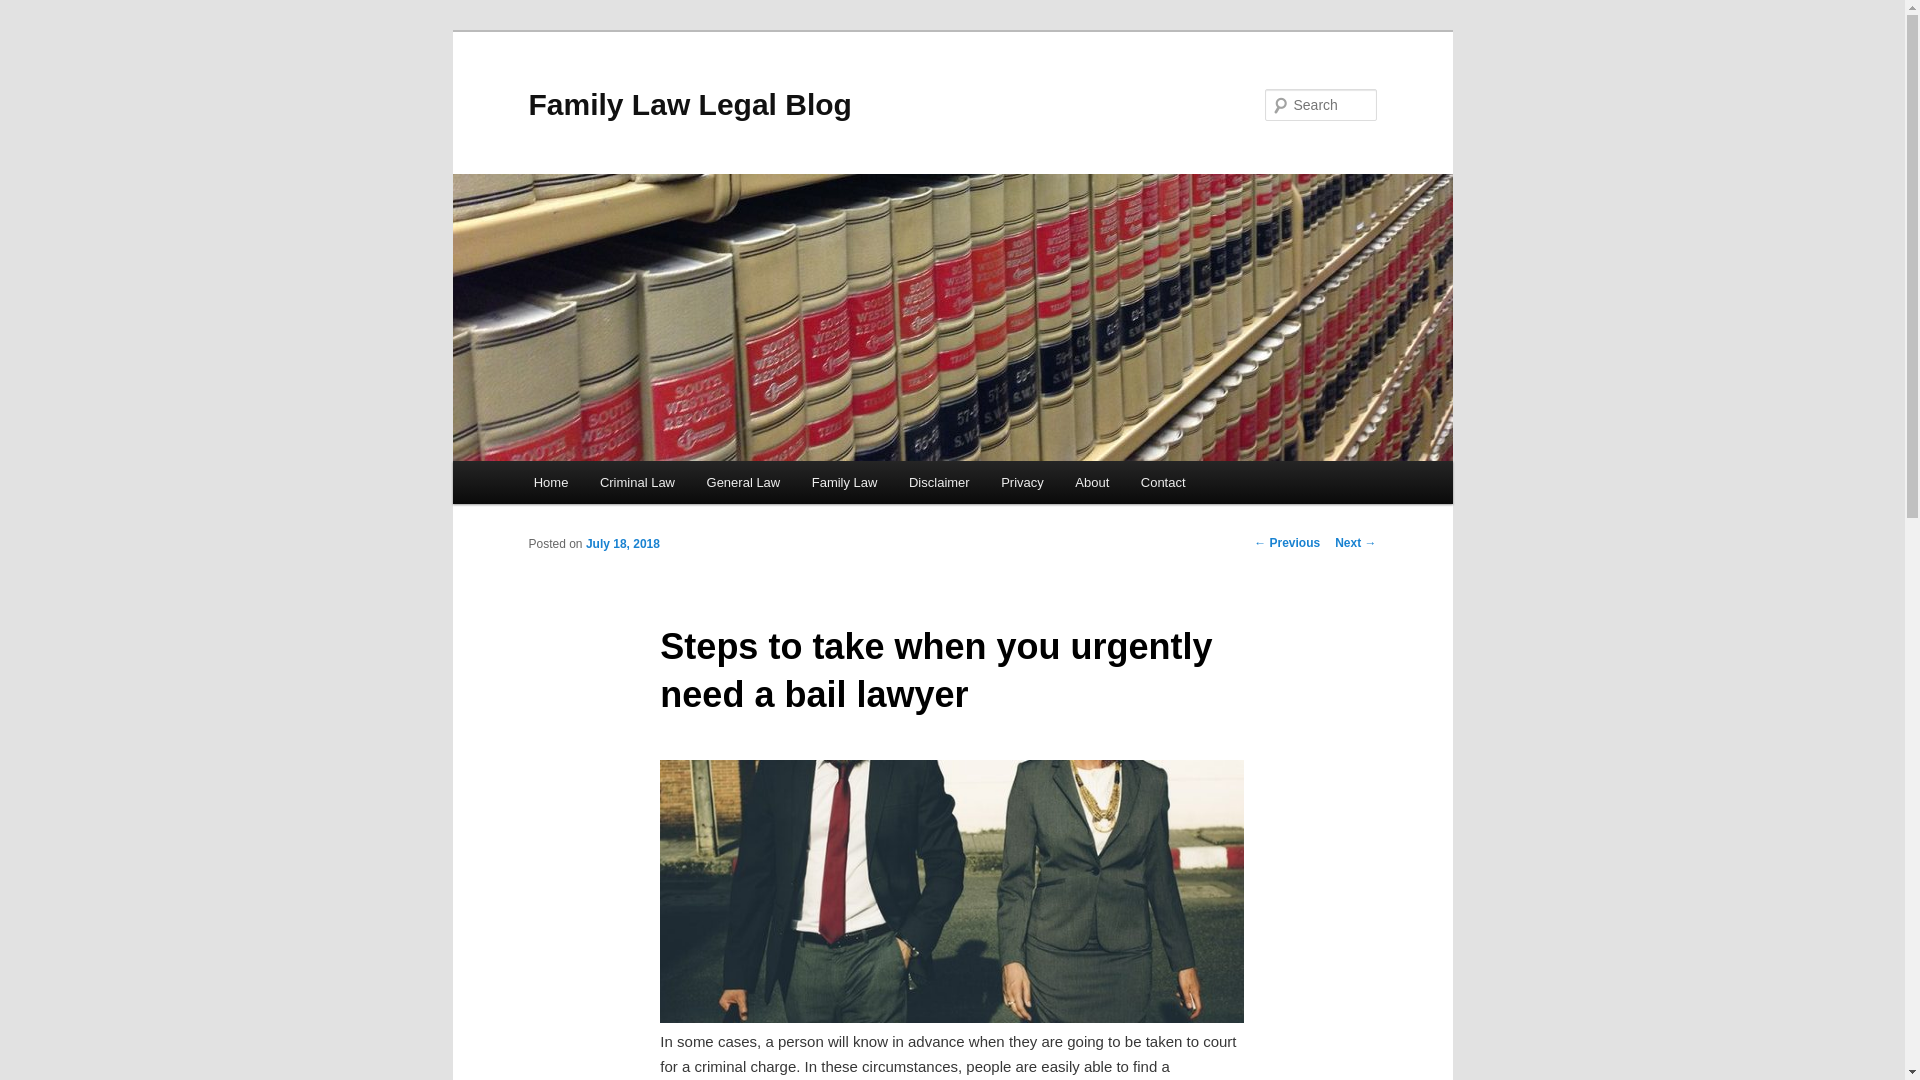 Image resolution: width=1920 pixels, height=1080 pixels. What do you see at coordinates (938, 482) in the screenshot?
I see `'Disclaimer'` at bounding box center [938, 482].